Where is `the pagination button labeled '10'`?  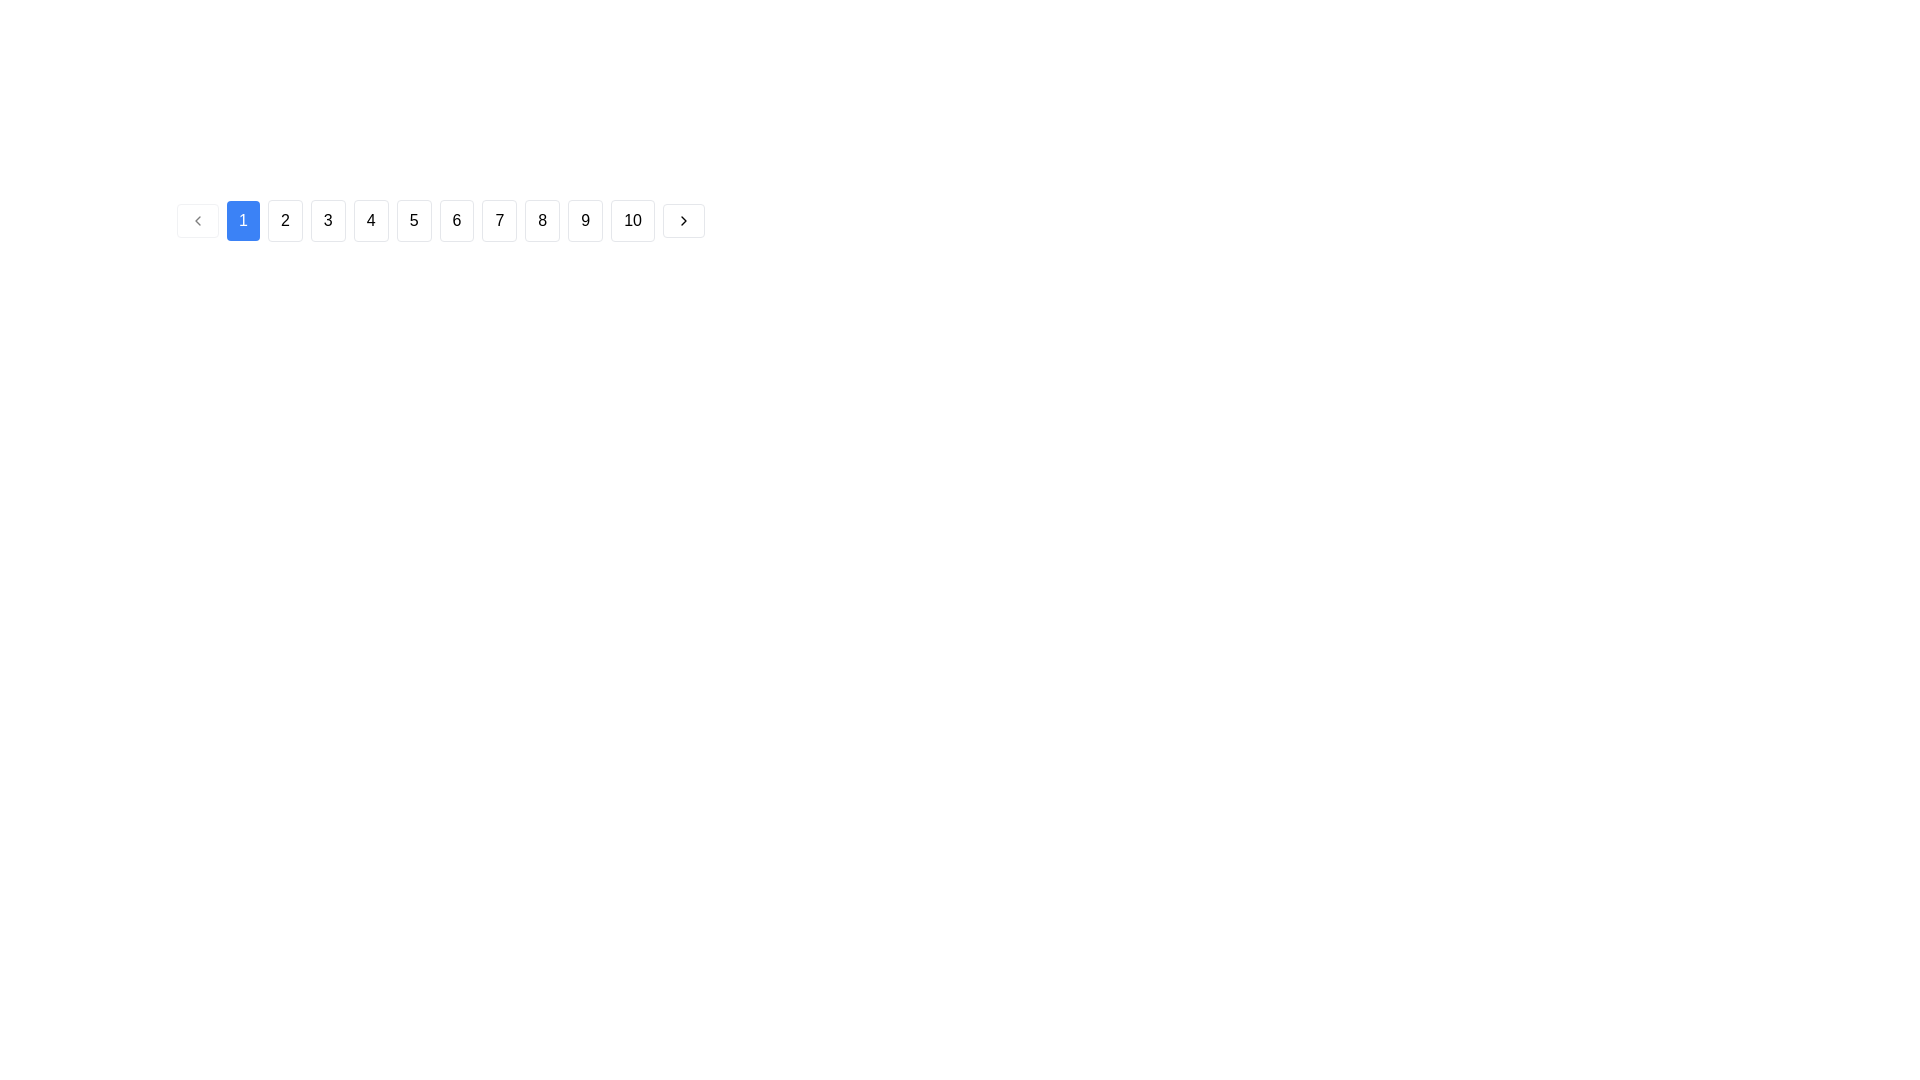 the pagination button labeled '10' is located at coordinates (632, 220).